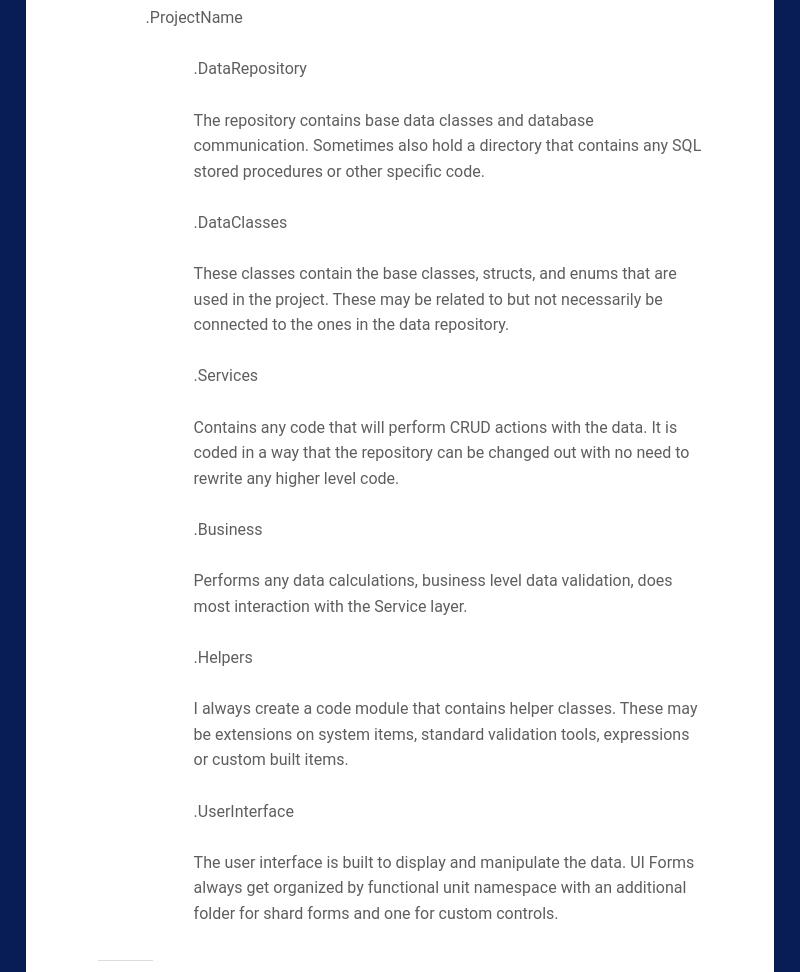 The width and height of the screenshot is (800, 972). I want to click on '.Business', so click(227, 529).